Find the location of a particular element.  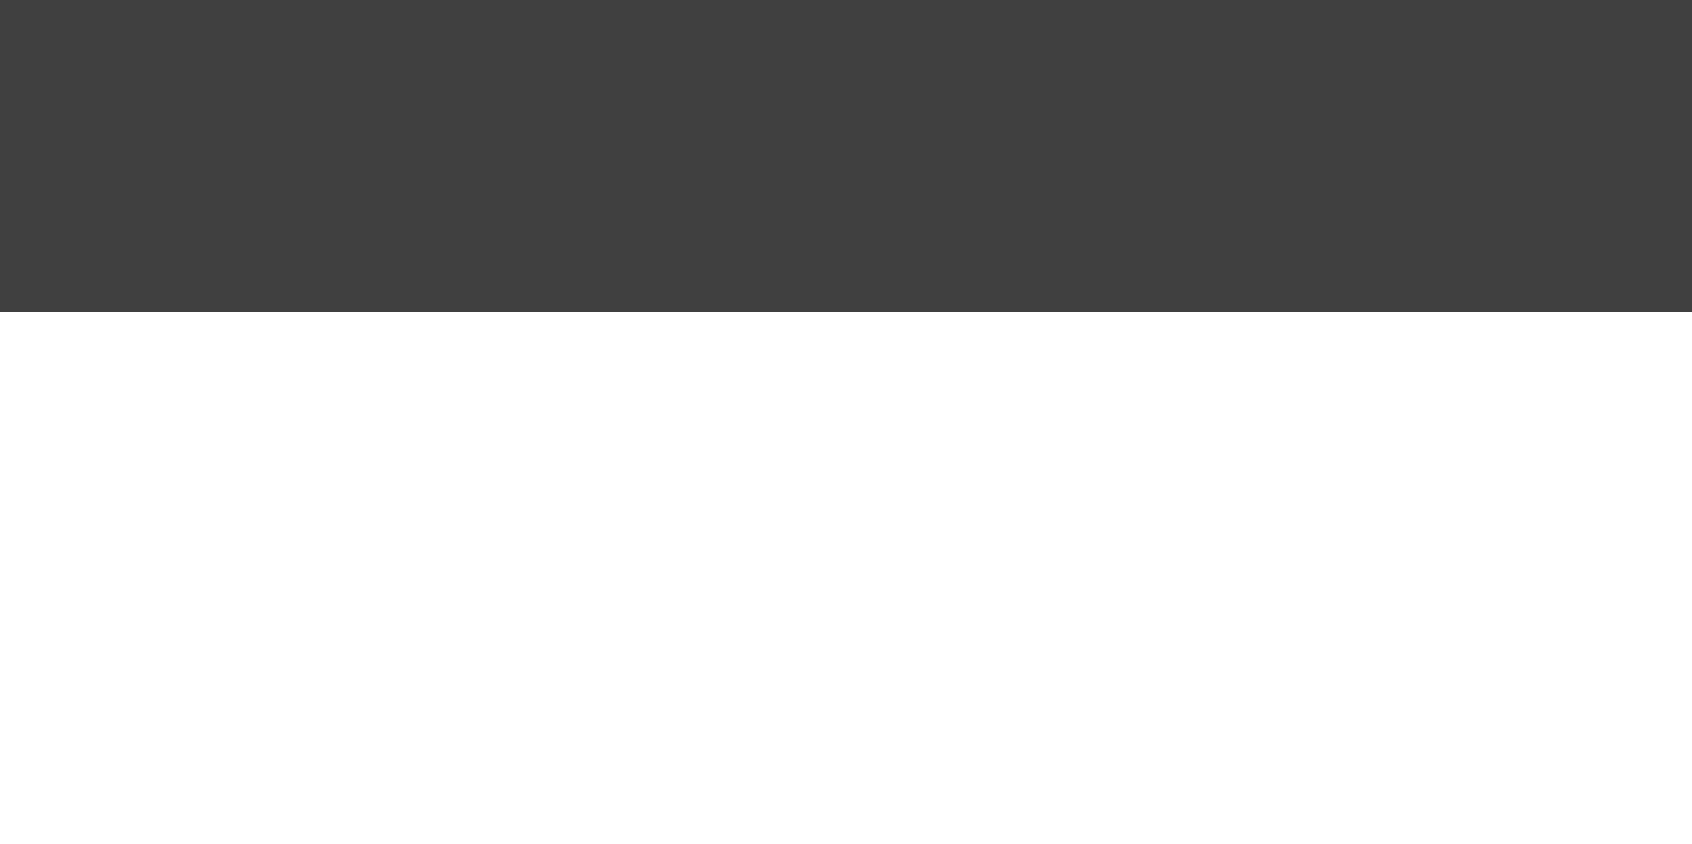

'Privacy Policy' is located at coordinates (566, 205).